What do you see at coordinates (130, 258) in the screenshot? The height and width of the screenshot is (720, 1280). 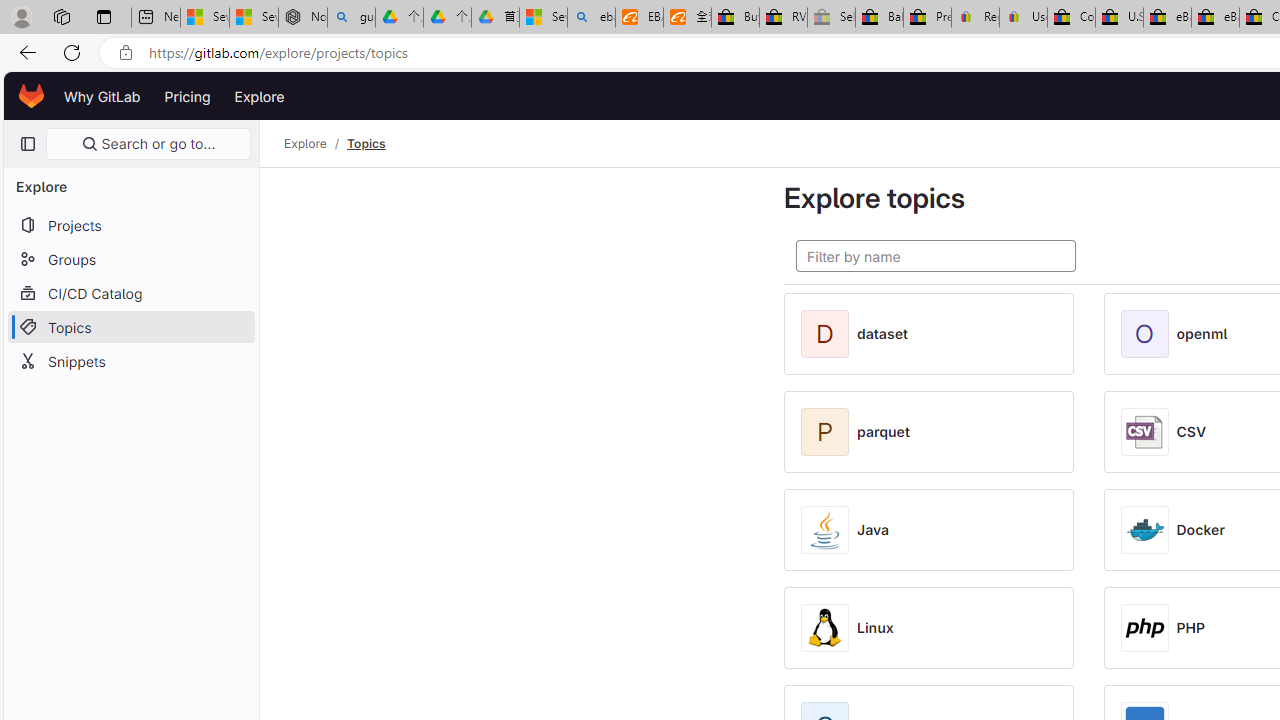 I see `'Groups'` at bounding box center [130, 258].